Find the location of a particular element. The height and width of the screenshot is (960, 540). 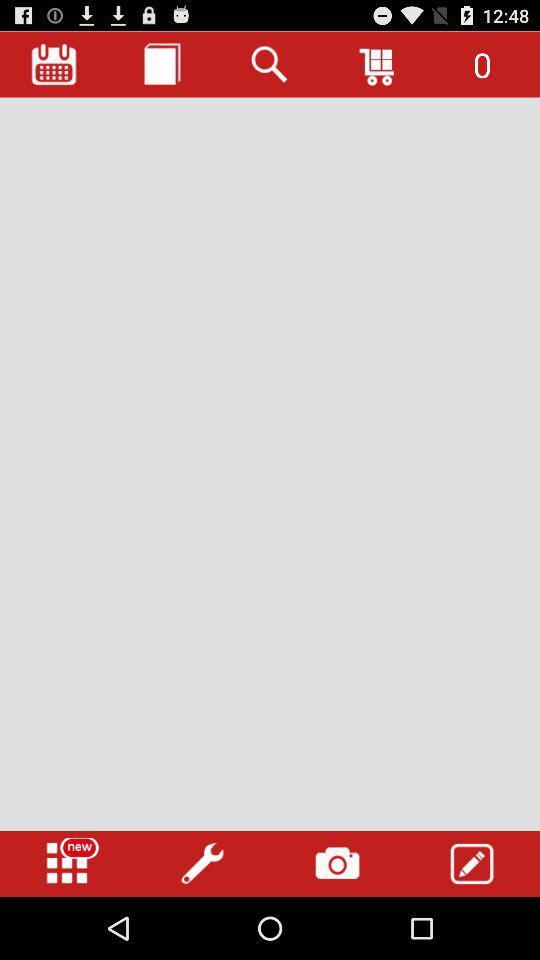

search is located at coordinates (270, 64).